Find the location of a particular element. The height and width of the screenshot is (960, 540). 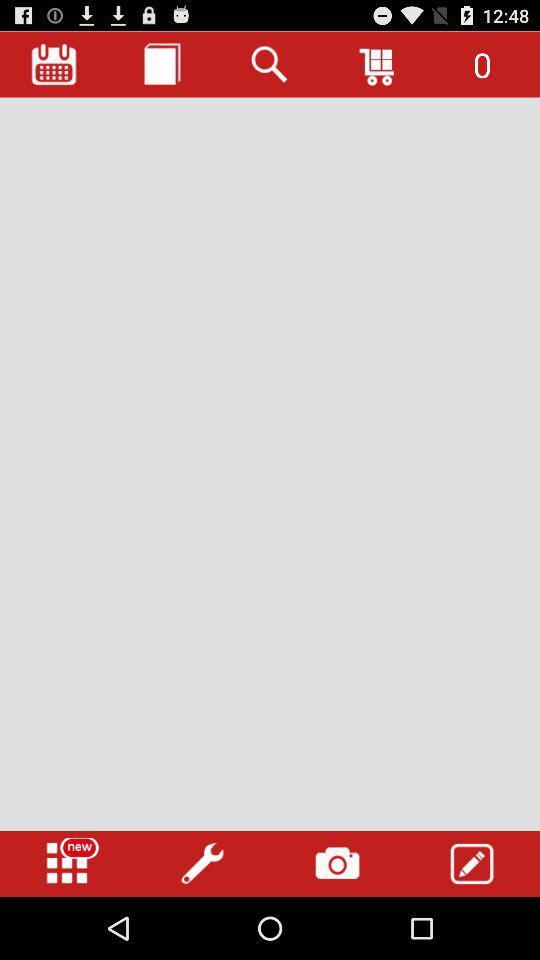

search is located at coordinates (270, 64).